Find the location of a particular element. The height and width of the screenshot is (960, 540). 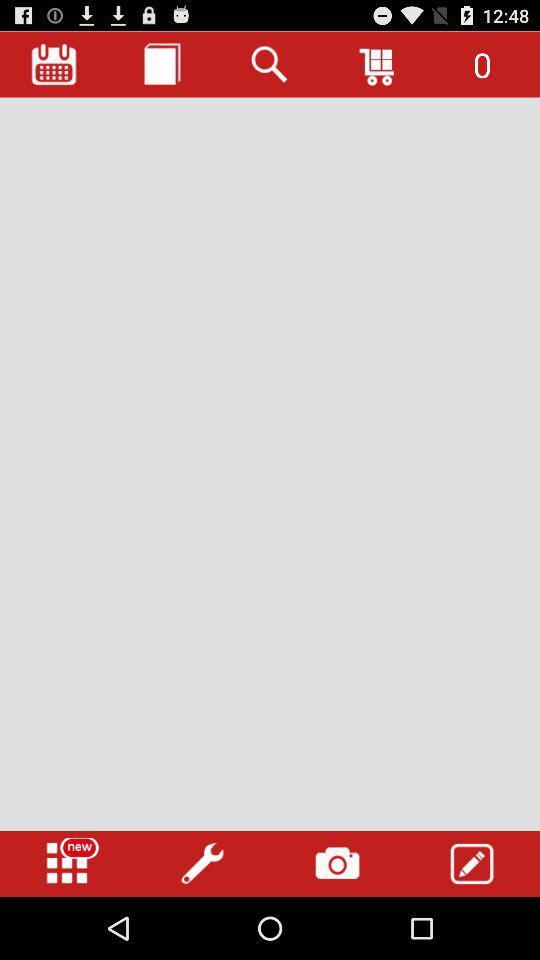

search is located at coordinates (270, 64).